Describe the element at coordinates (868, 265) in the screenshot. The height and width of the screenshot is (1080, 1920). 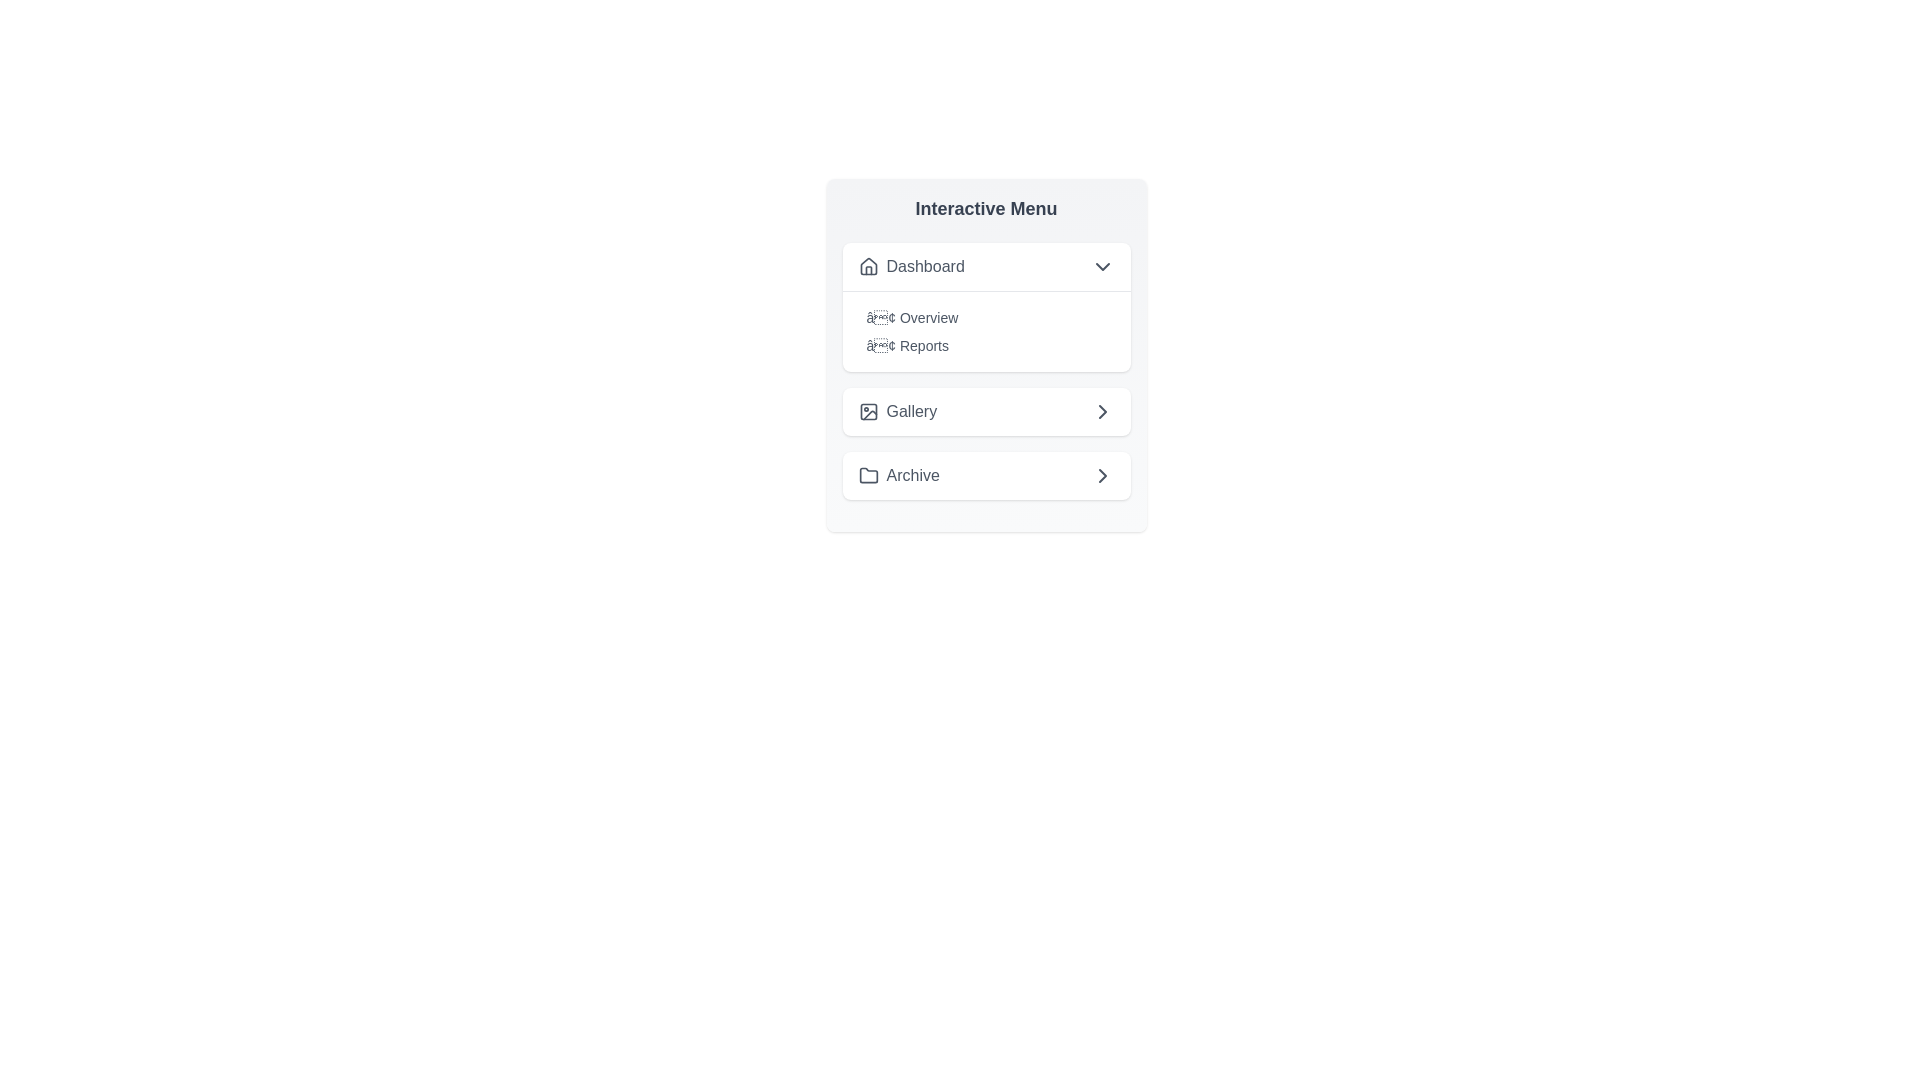
I see `the icon of the section Dashboard` at that location.